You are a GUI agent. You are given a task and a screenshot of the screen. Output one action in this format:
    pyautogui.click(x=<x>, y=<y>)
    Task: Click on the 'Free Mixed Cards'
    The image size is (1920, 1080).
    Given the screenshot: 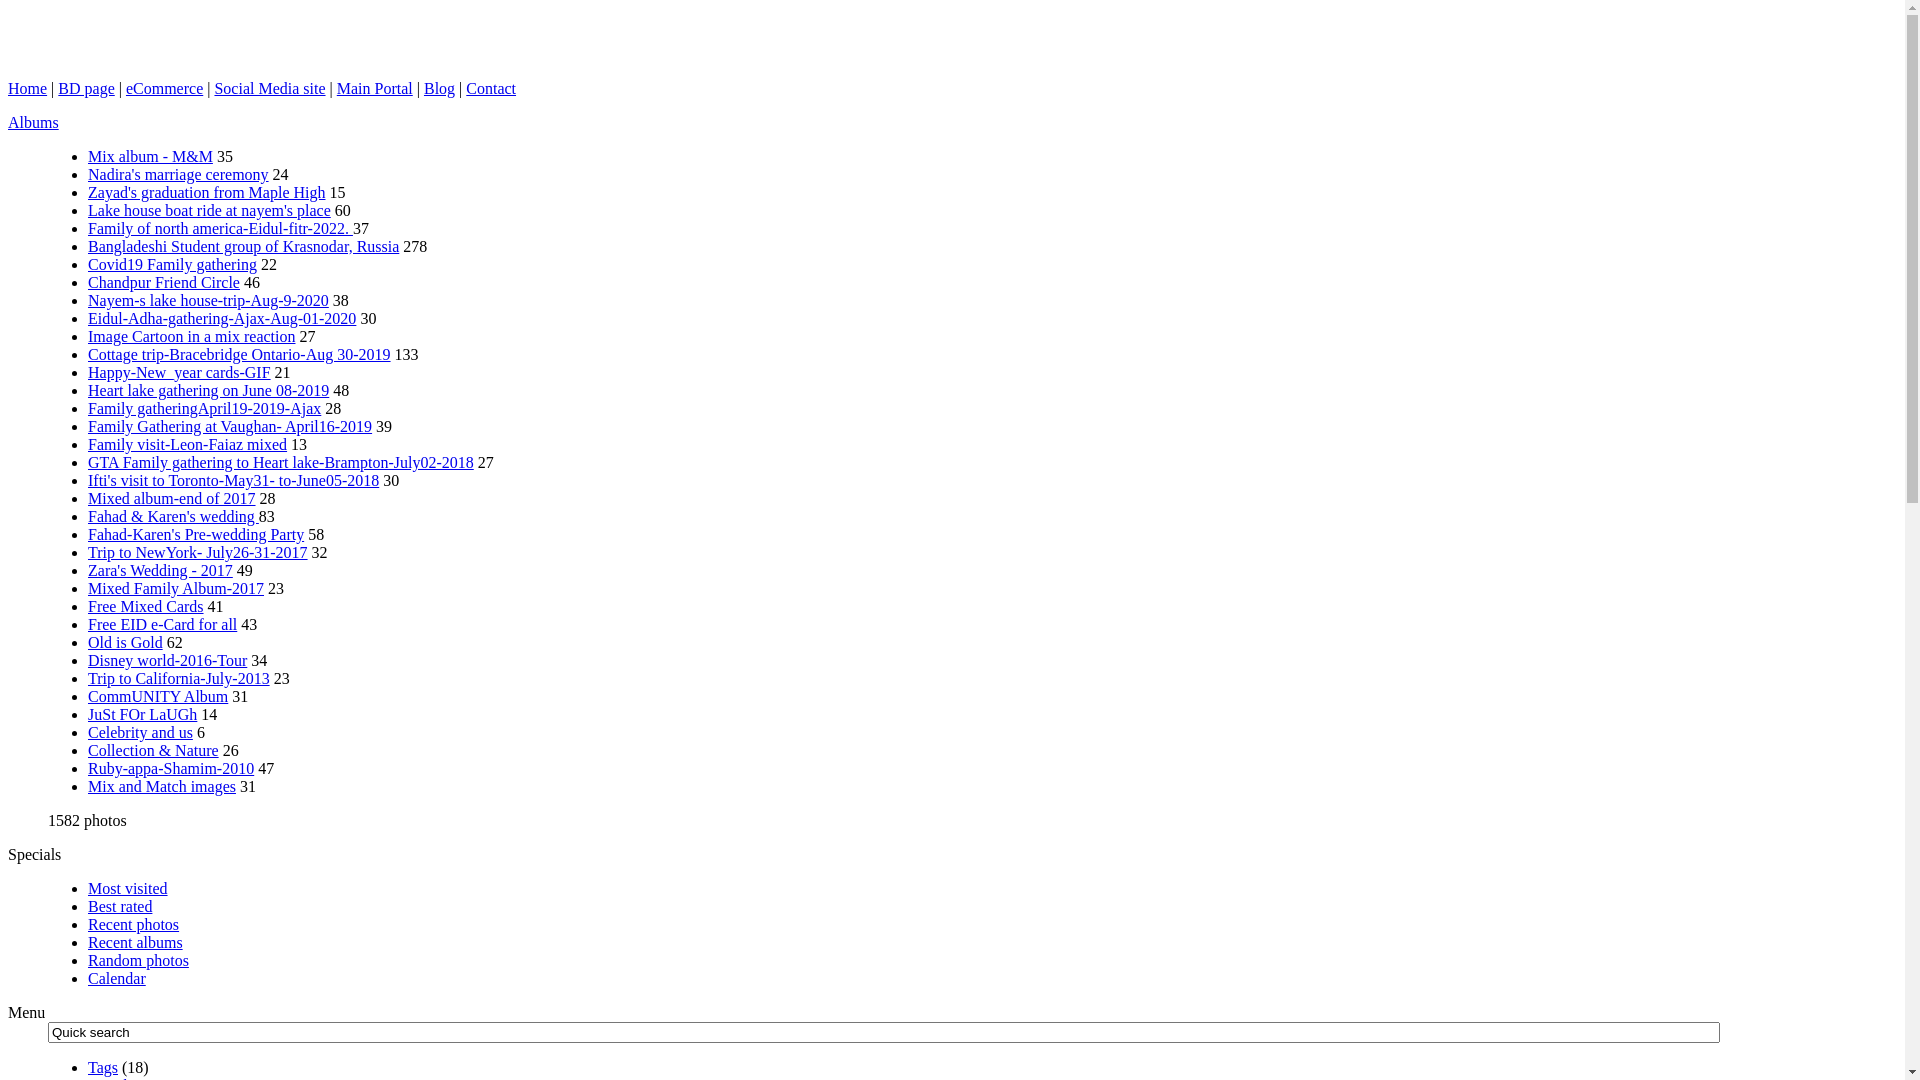 What is the action you would take?
    pyautogui.click(x=86, y=605)
    